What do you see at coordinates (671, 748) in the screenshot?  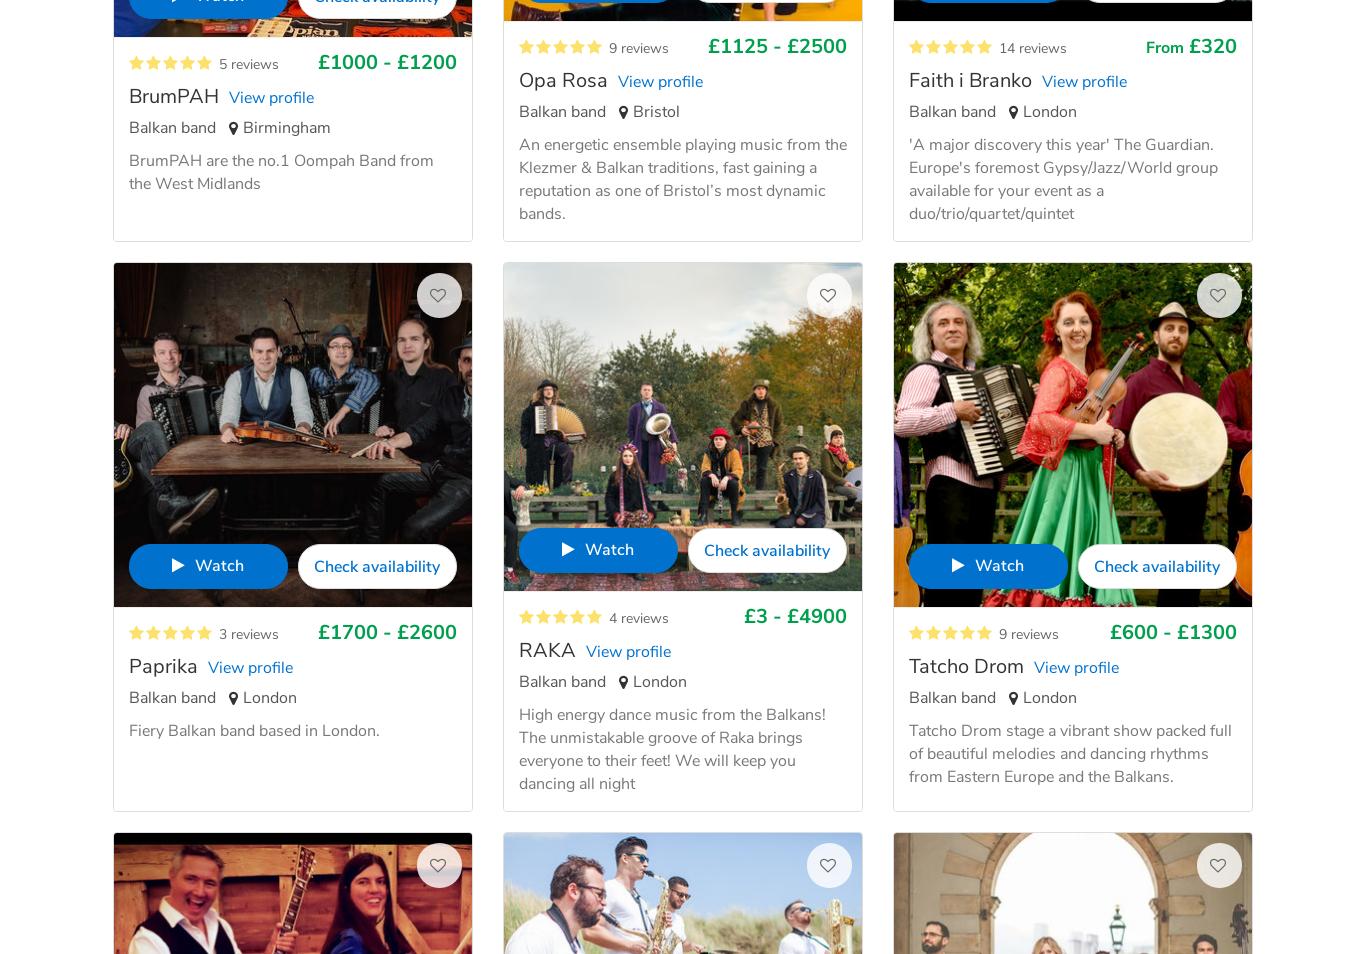 I see `'High energy dance music from the Balkans!  The unmistakable groove of Raka brings everyone to their feet! We will keep you dancing all night'` at bounding box center [671, 748].